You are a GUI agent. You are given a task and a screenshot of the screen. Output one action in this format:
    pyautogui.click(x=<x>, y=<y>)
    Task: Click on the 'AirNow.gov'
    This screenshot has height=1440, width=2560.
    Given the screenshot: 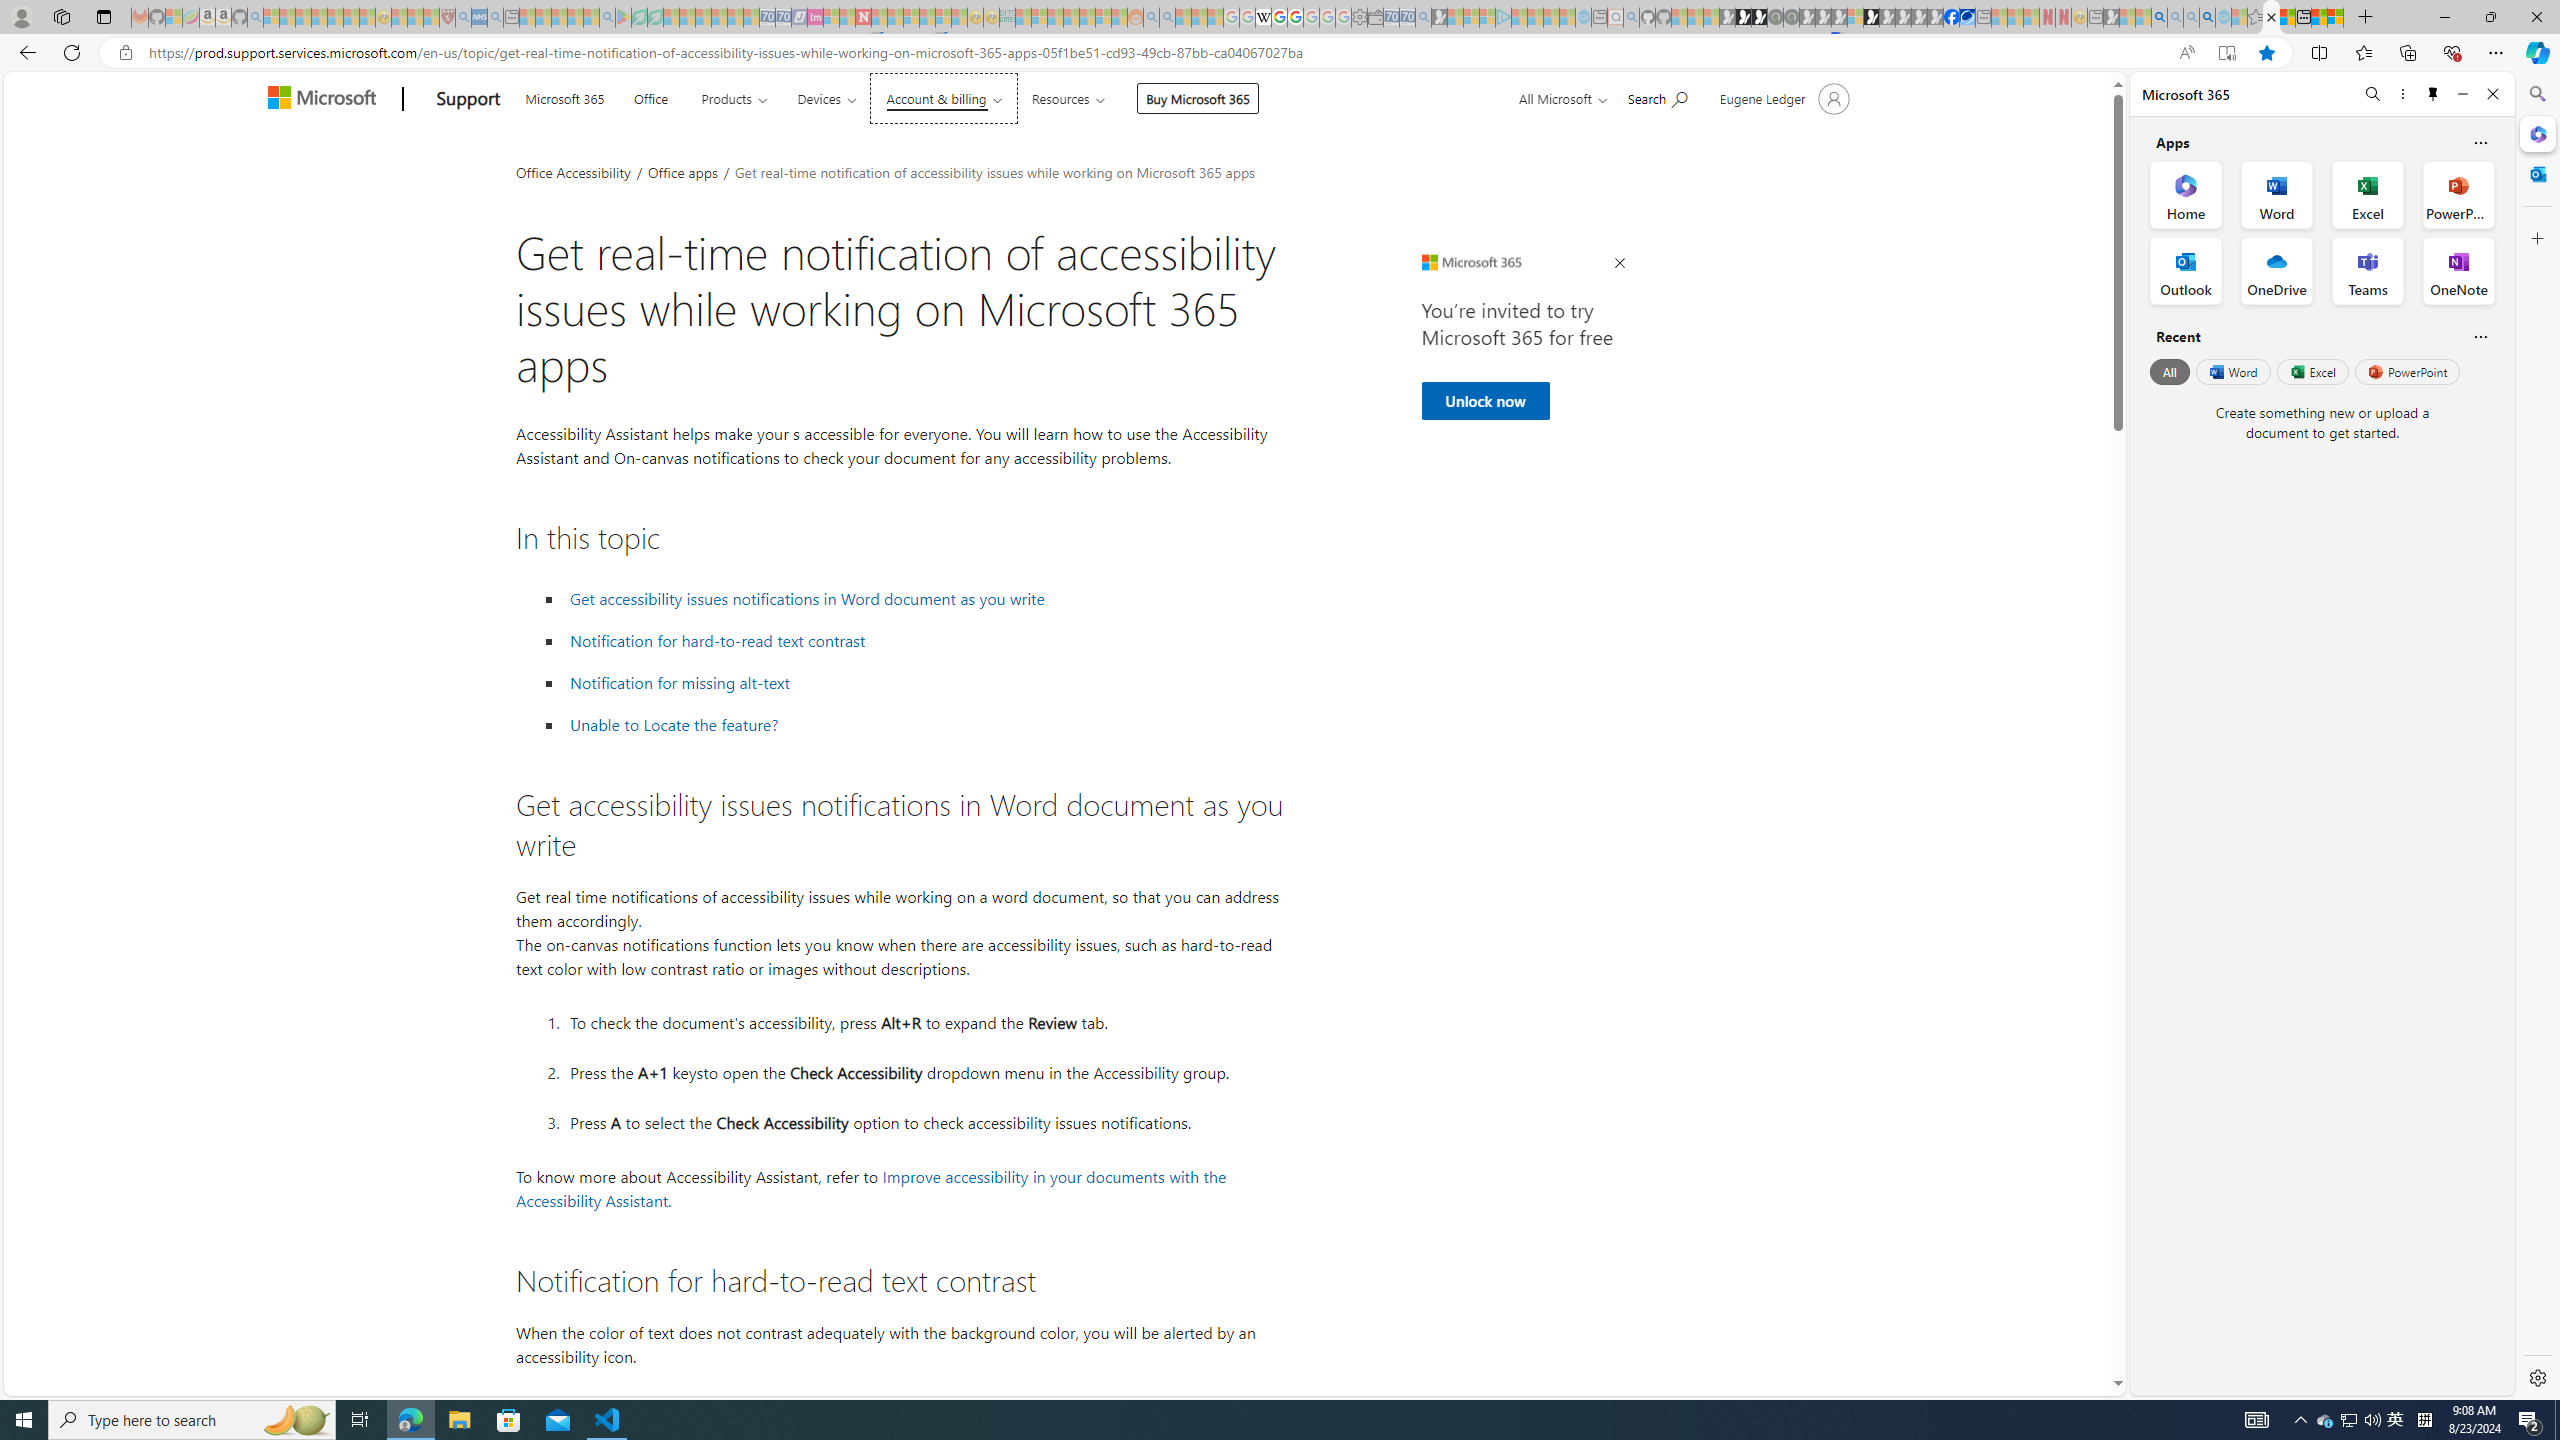 What is the action you would take?
    pyautogui.click(x=1966, y=16)
    